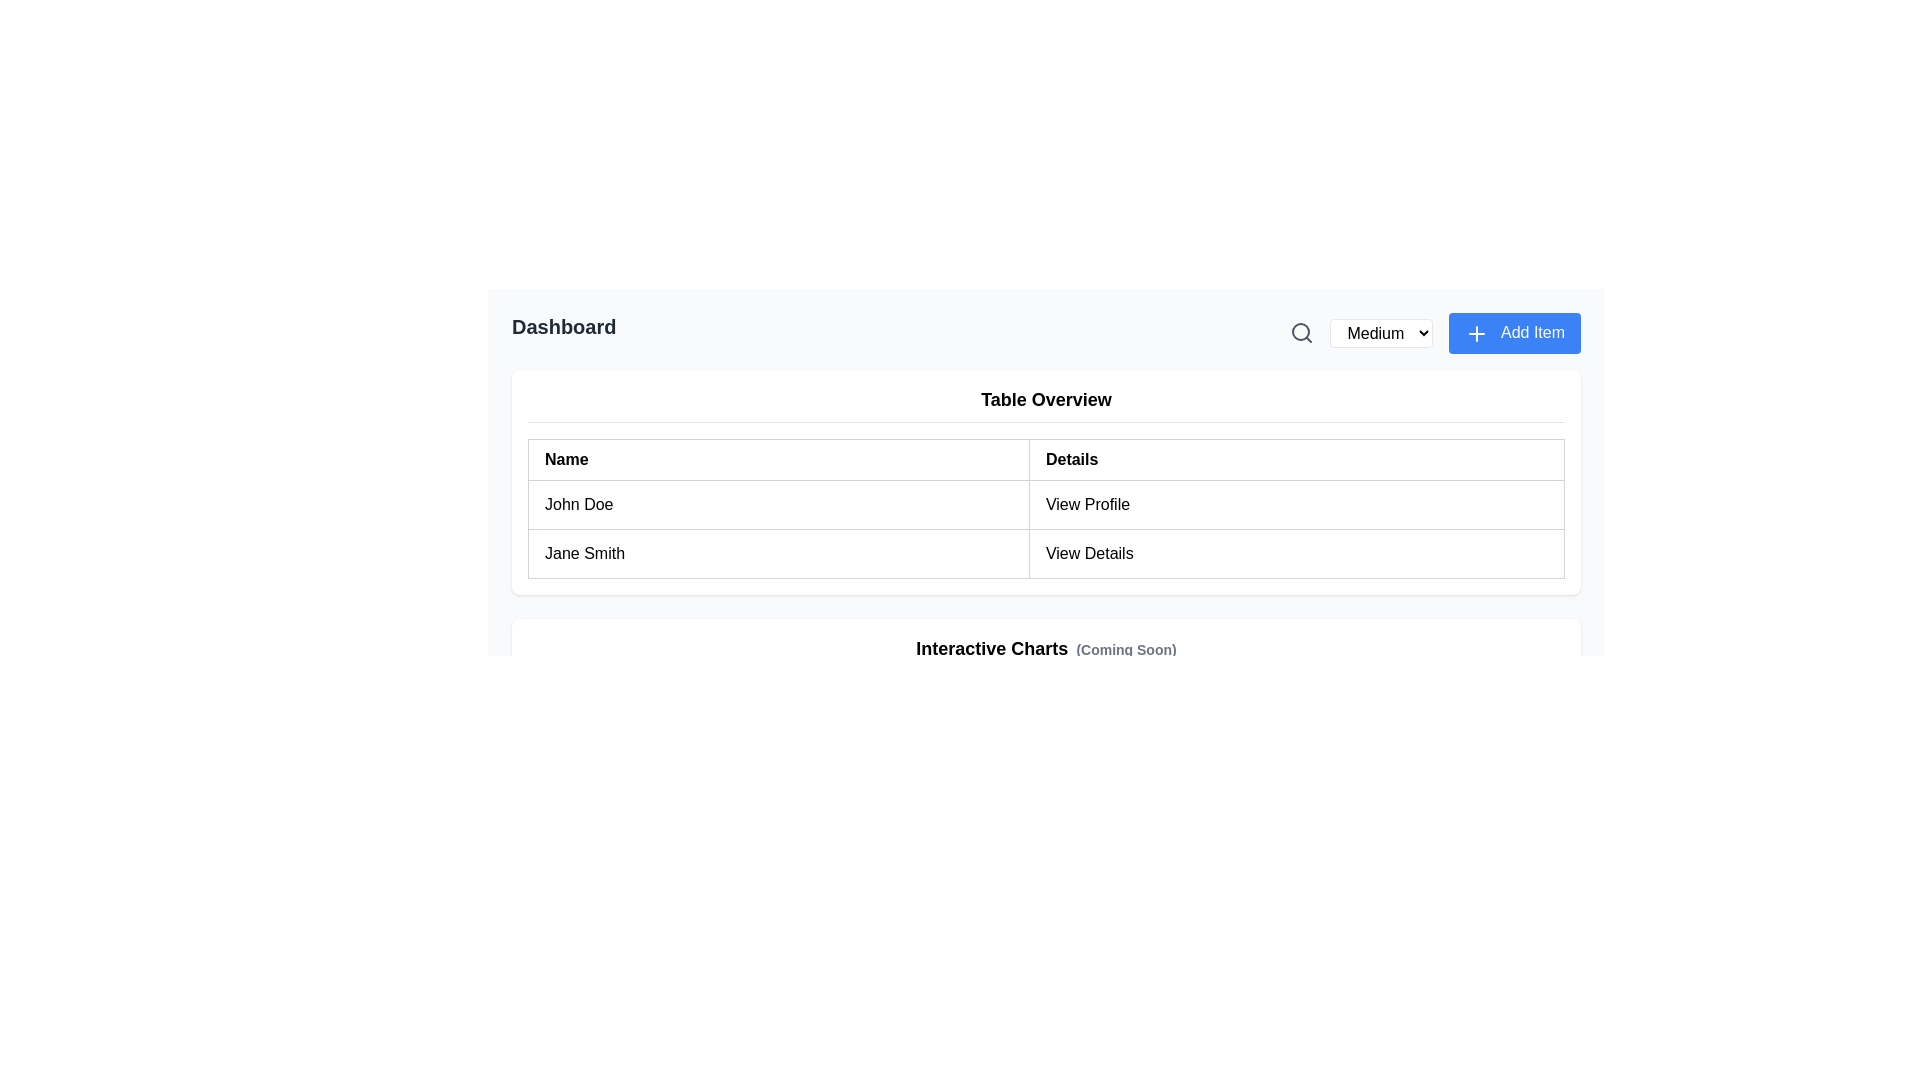  What do you see at coordinates (1380, 332) in the screenshot?
I see `the dropdown menu labeled 'Medium'` at bounding box center [1380, 332].